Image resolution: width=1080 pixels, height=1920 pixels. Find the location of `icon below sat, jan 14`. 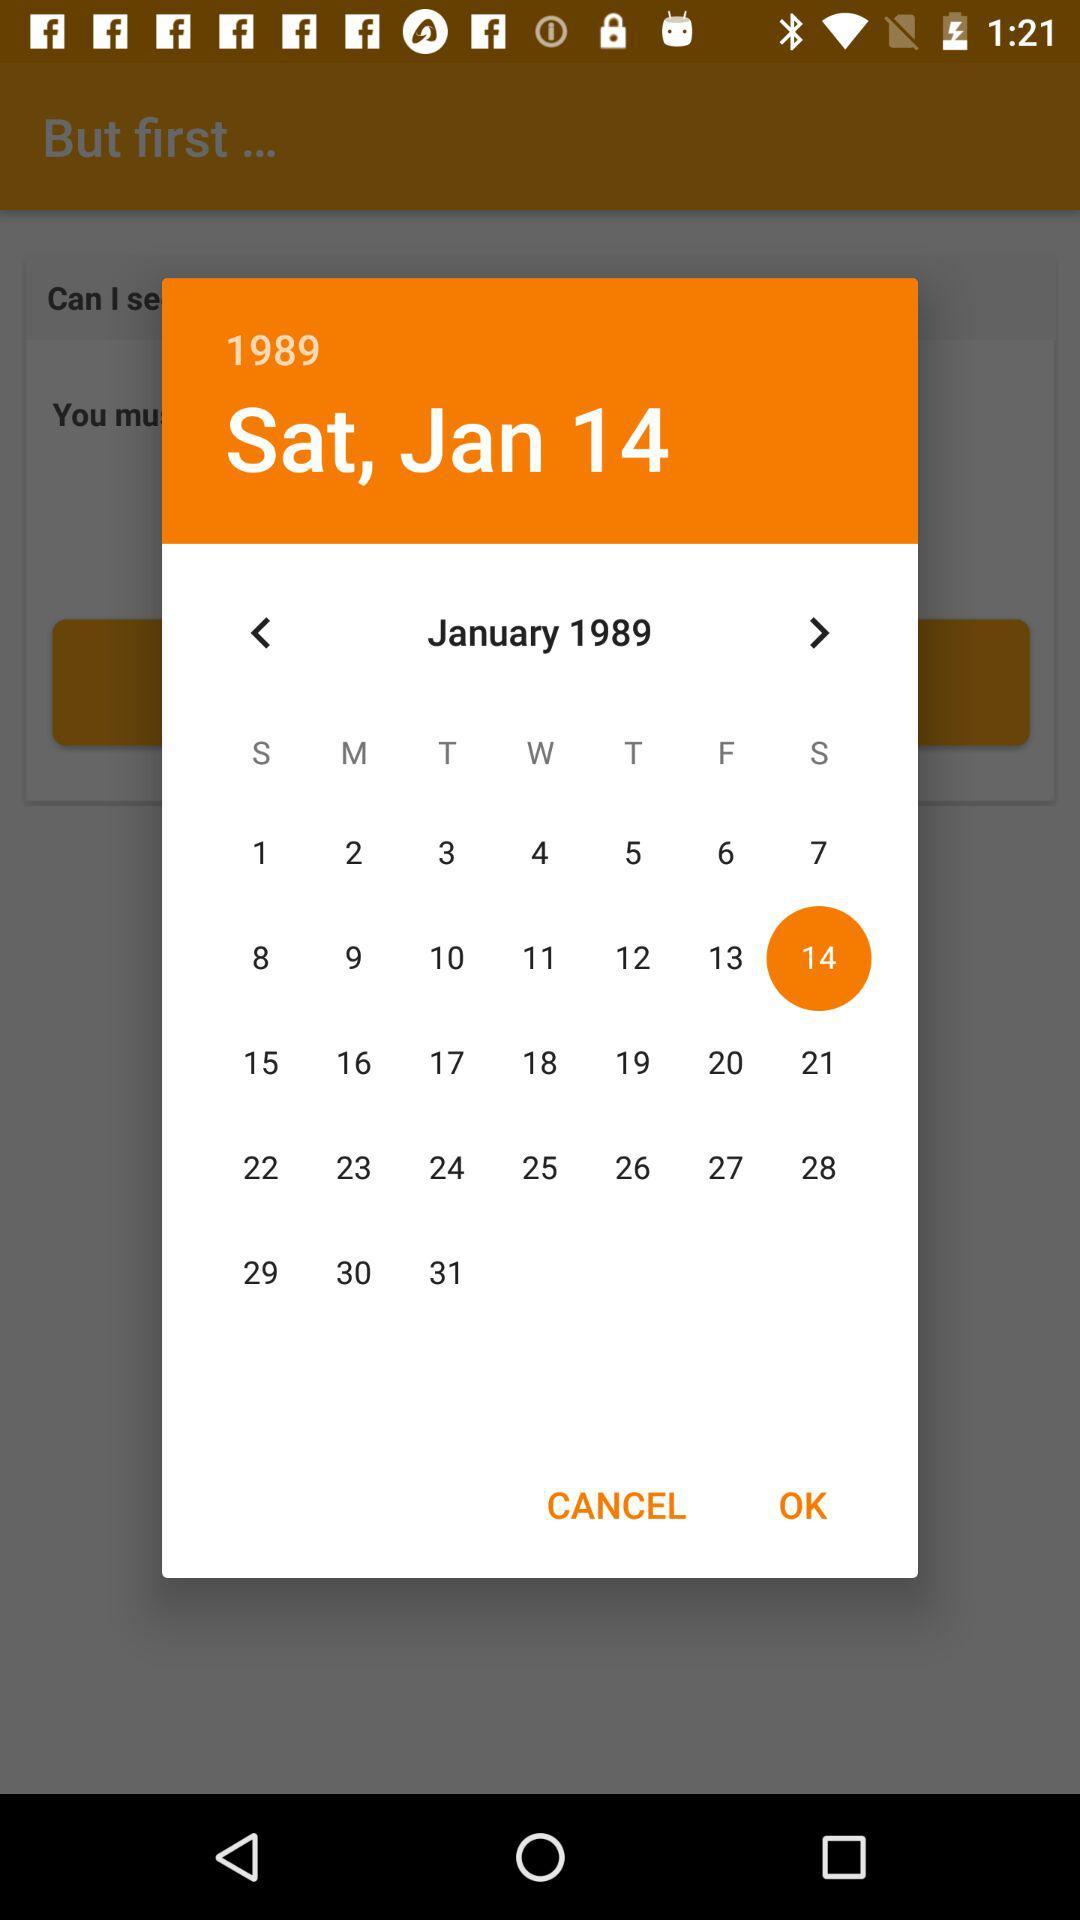

icon below sat, jan 14 is located at coordinates (260, 632).